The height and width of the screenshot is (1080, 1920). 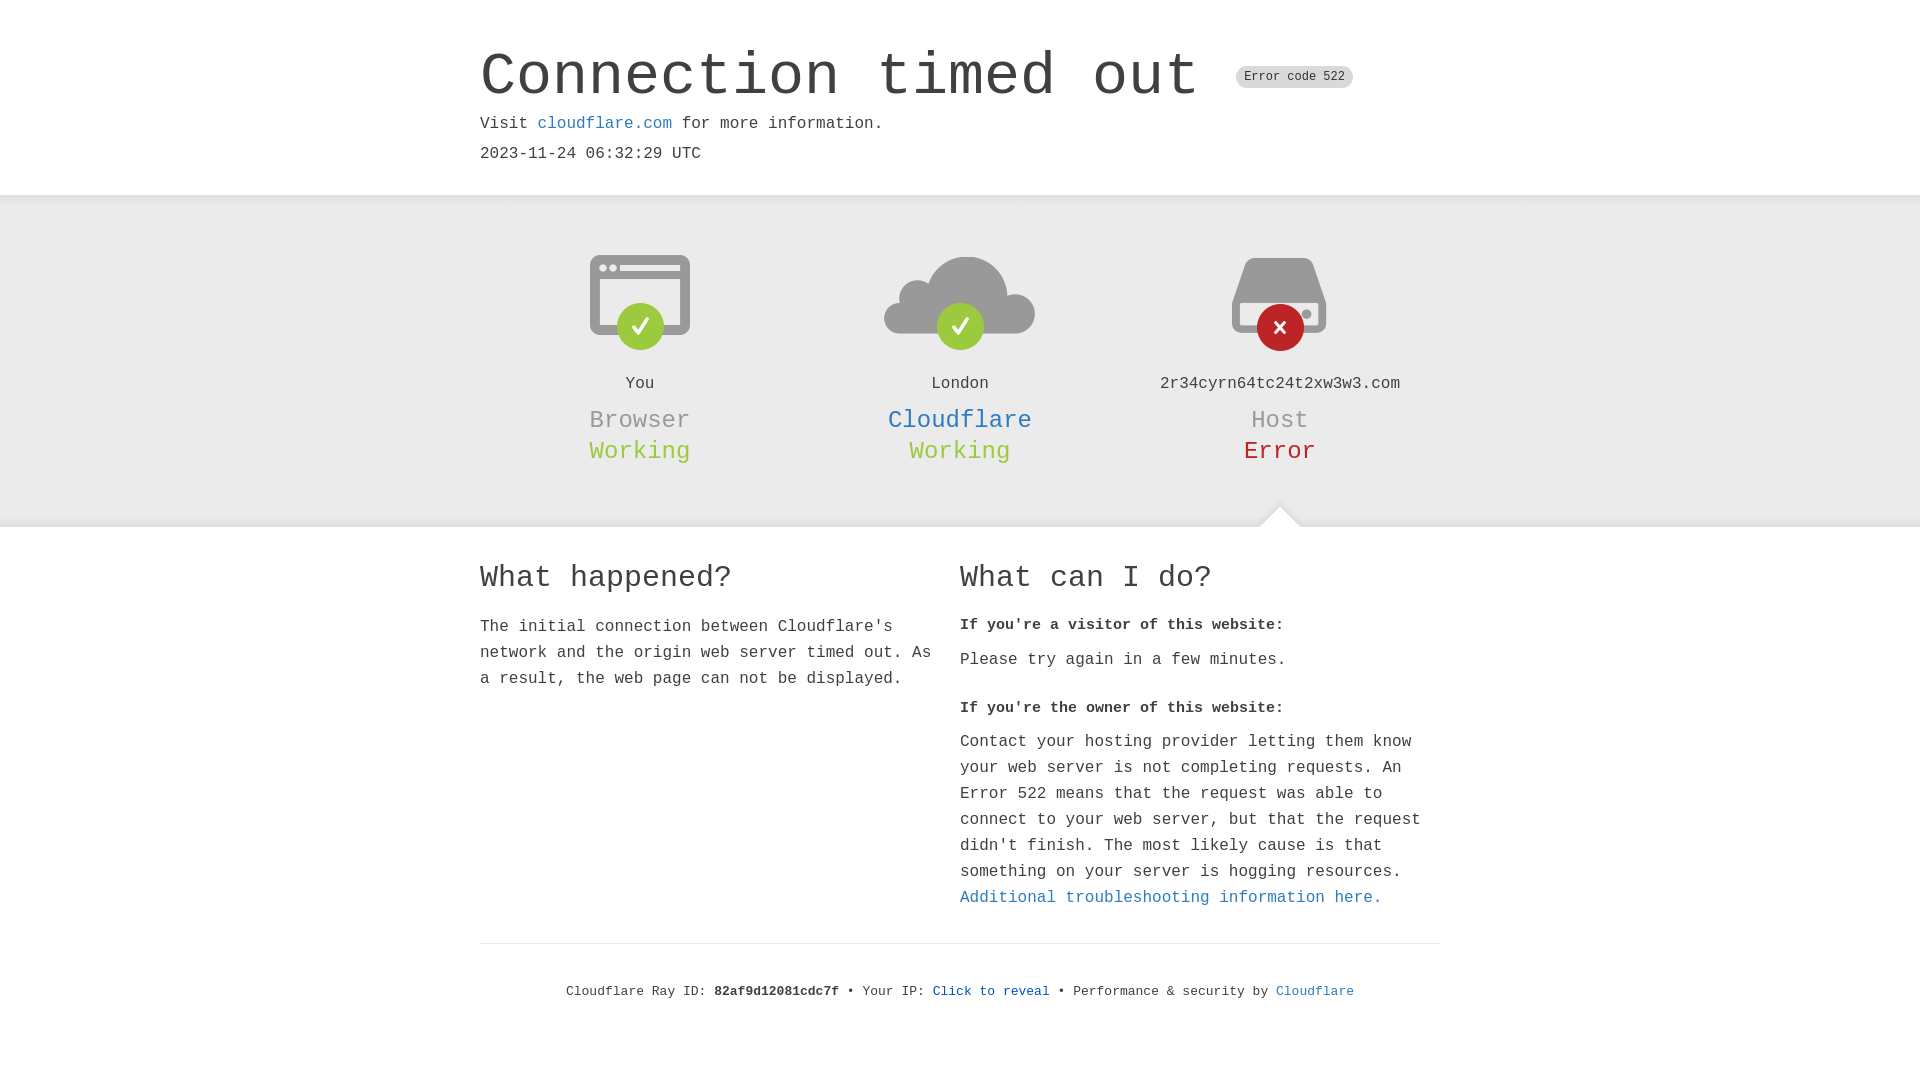 I want to click on 'cloudflare.com', so click(x=603, y=123).